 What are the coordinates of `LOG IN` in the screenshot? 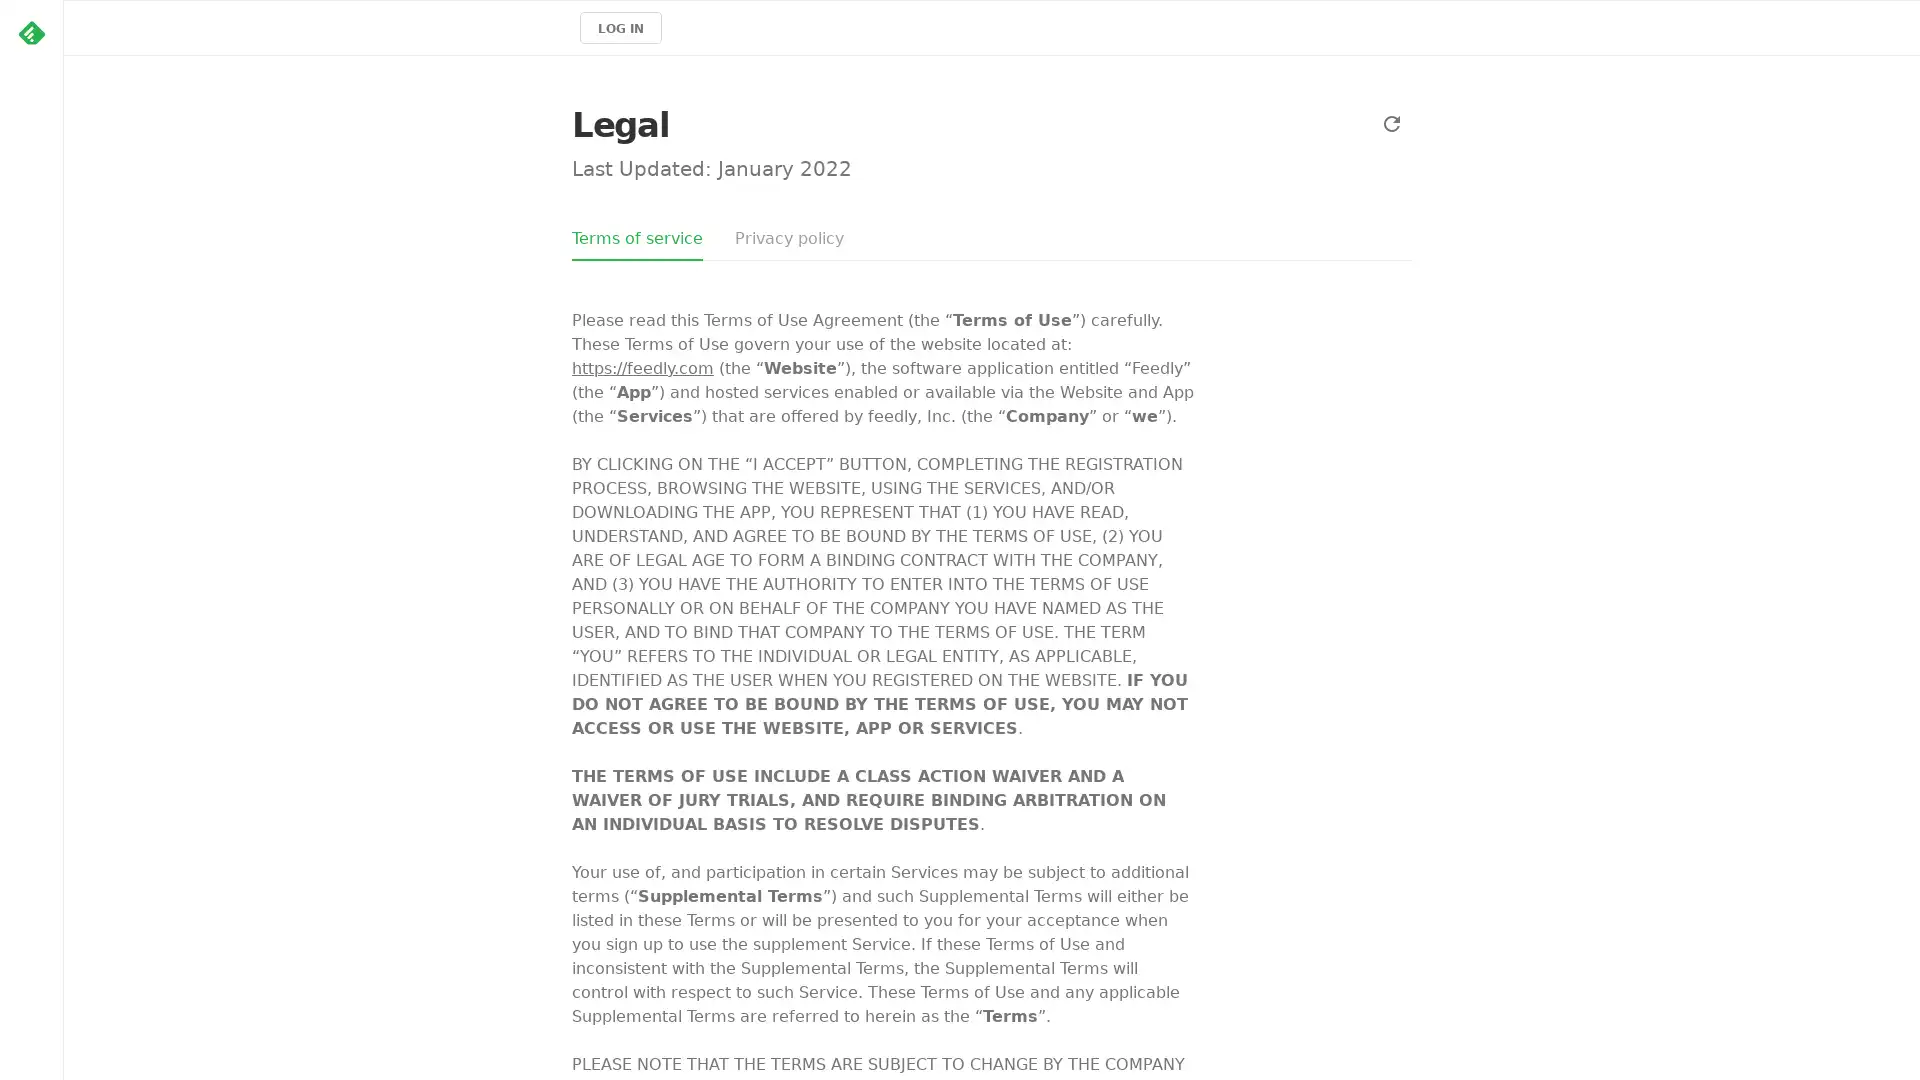 It's located at (619, 27).